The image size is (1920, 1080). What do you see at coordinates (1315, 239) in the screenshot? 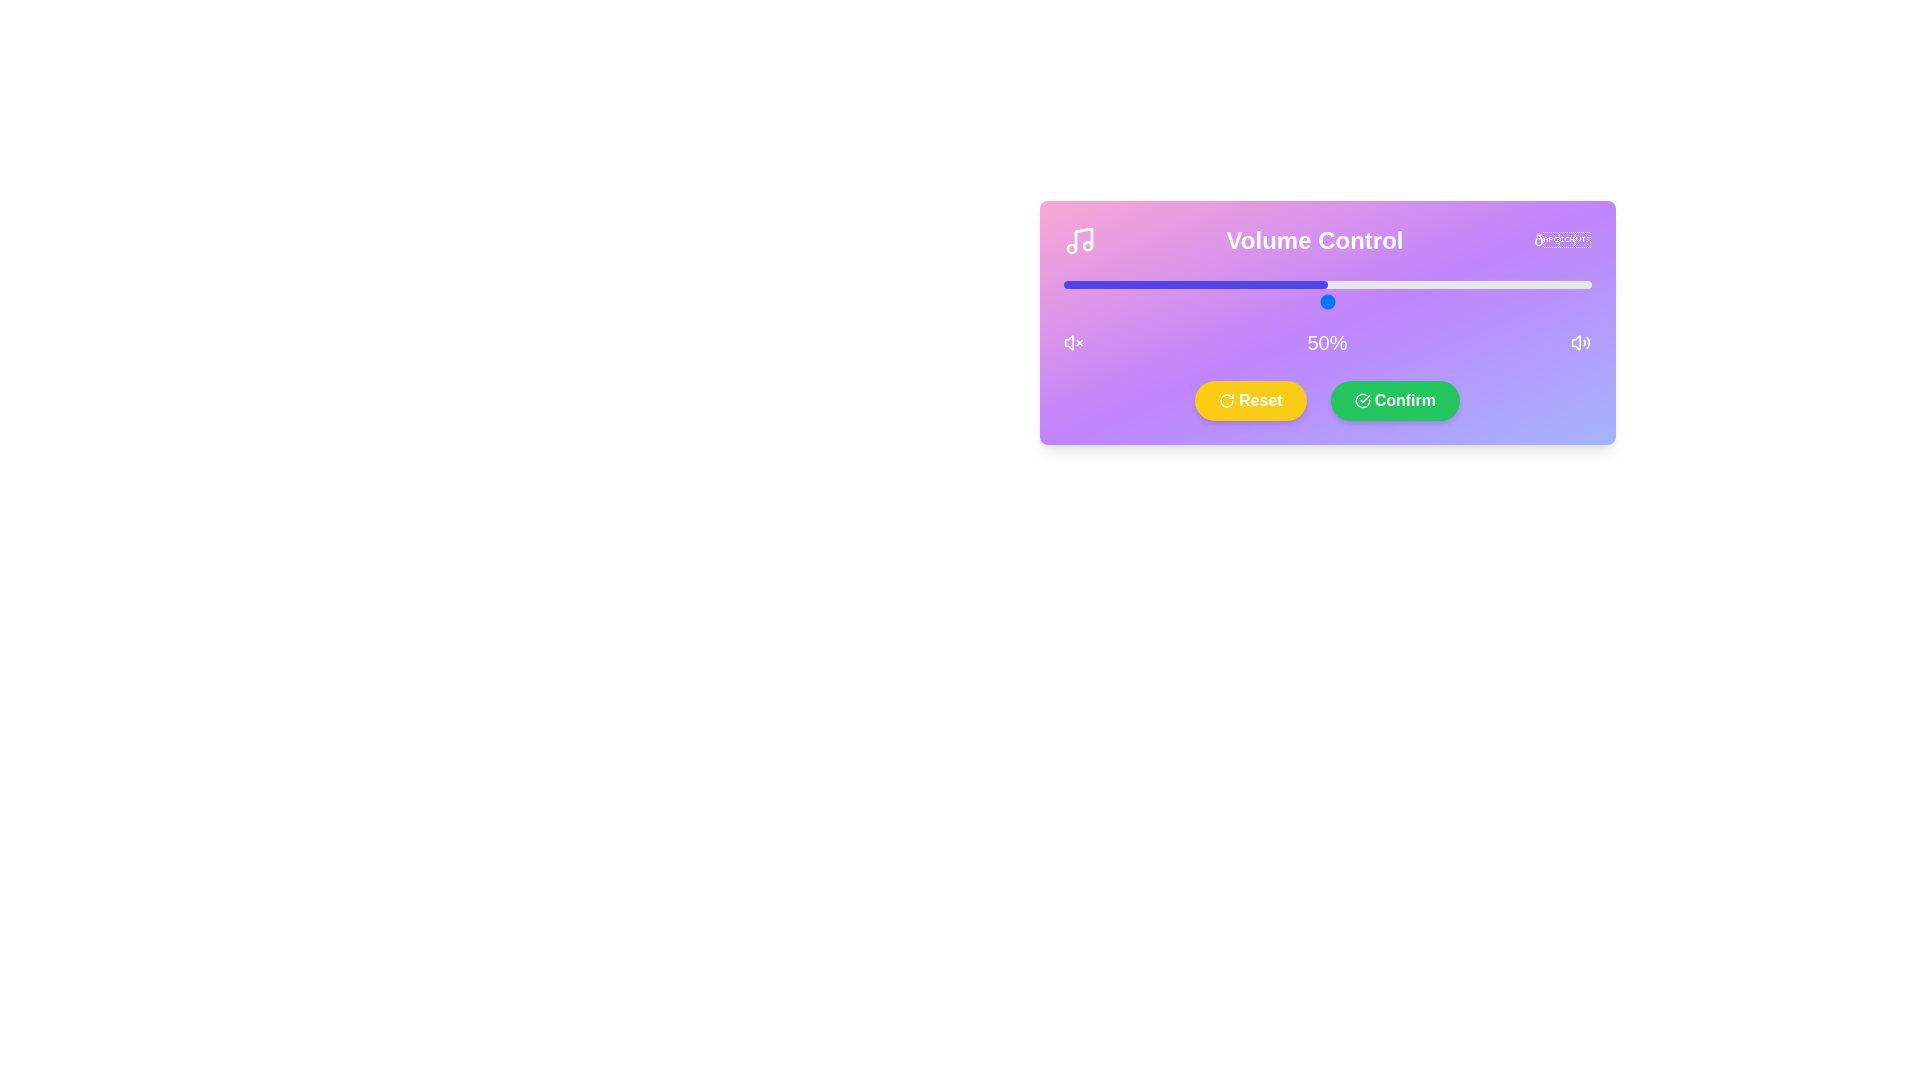
I see `the 'Volume Control' text label, which is a large, bold white font on a purple gradient background, located at the top of the main interface` at bounding box center [1315, 239].